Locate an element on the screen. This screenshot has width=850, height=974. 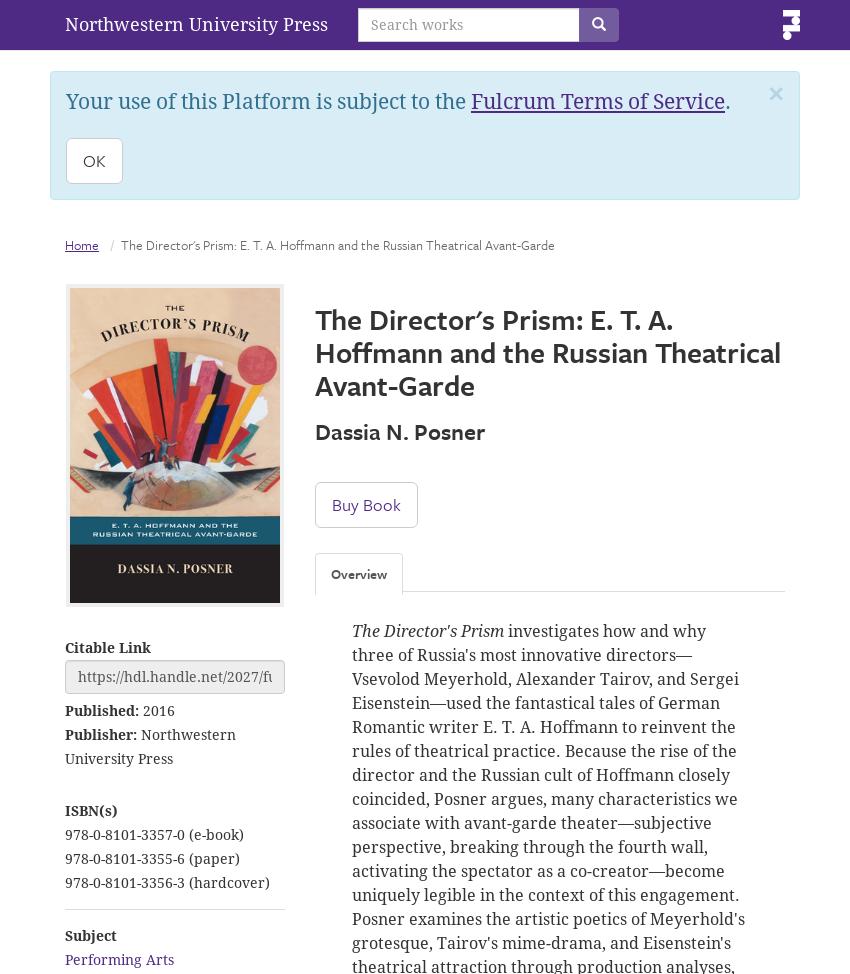
'Fulcrum Terms of Service' is located at coordinates (596, 100).